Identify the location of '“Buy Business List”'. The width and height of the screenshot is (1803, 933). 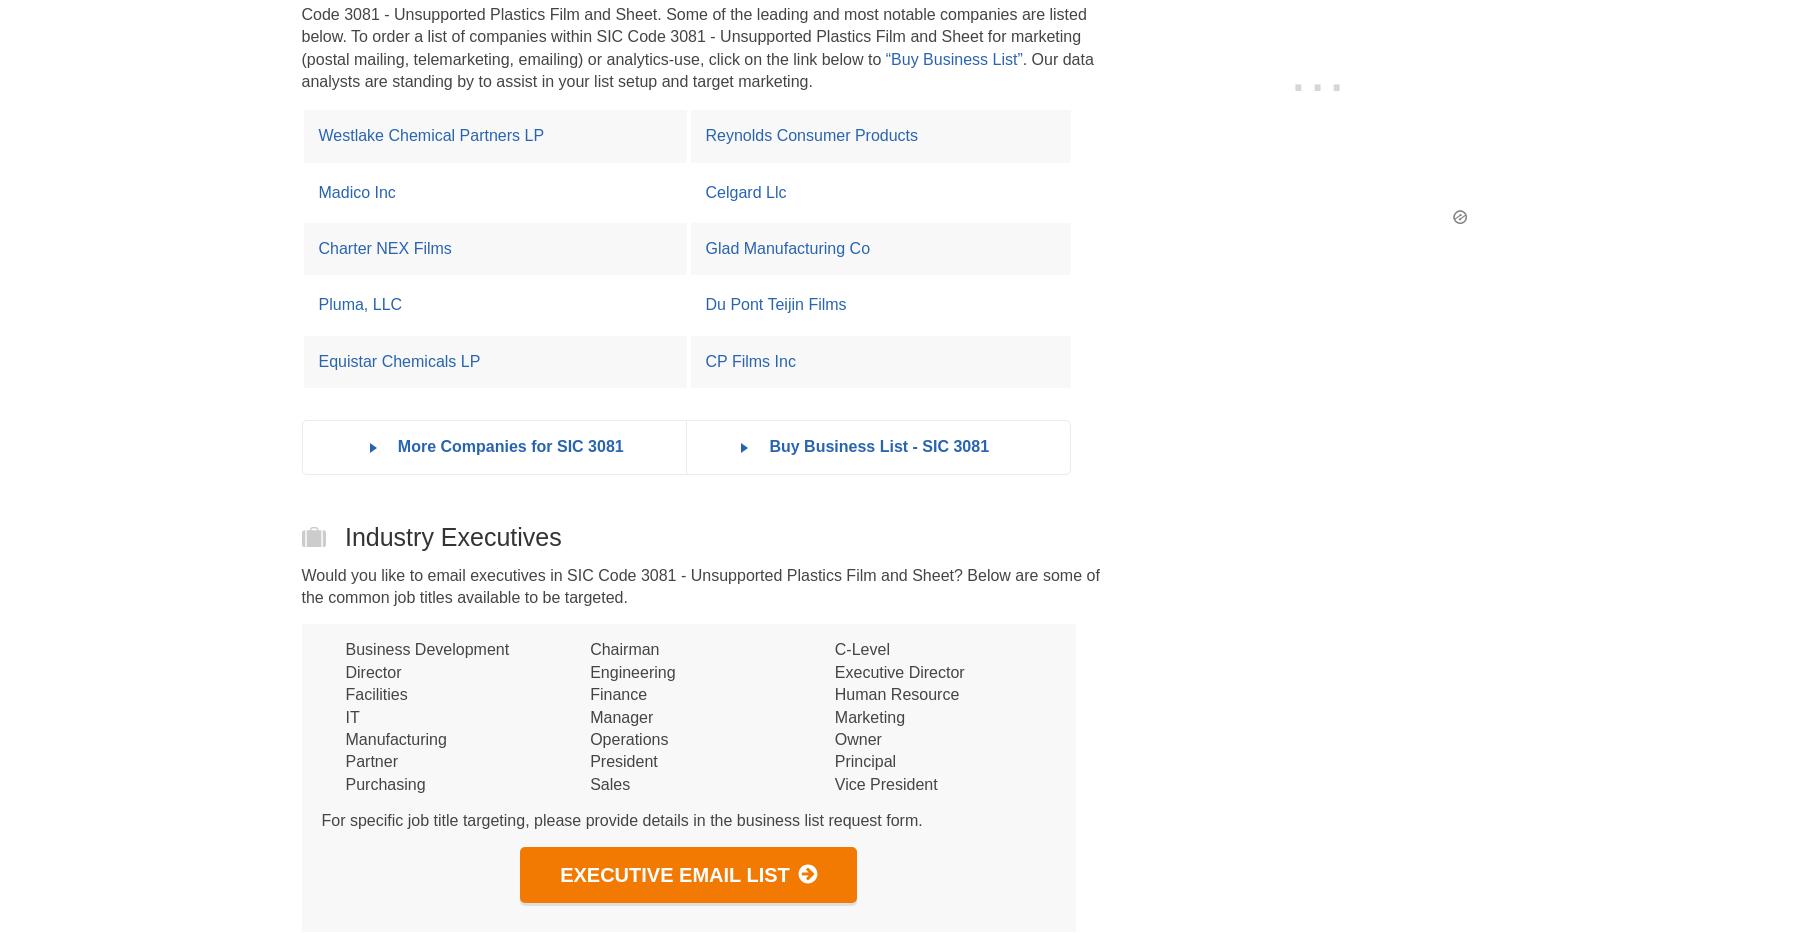
(953, 58).